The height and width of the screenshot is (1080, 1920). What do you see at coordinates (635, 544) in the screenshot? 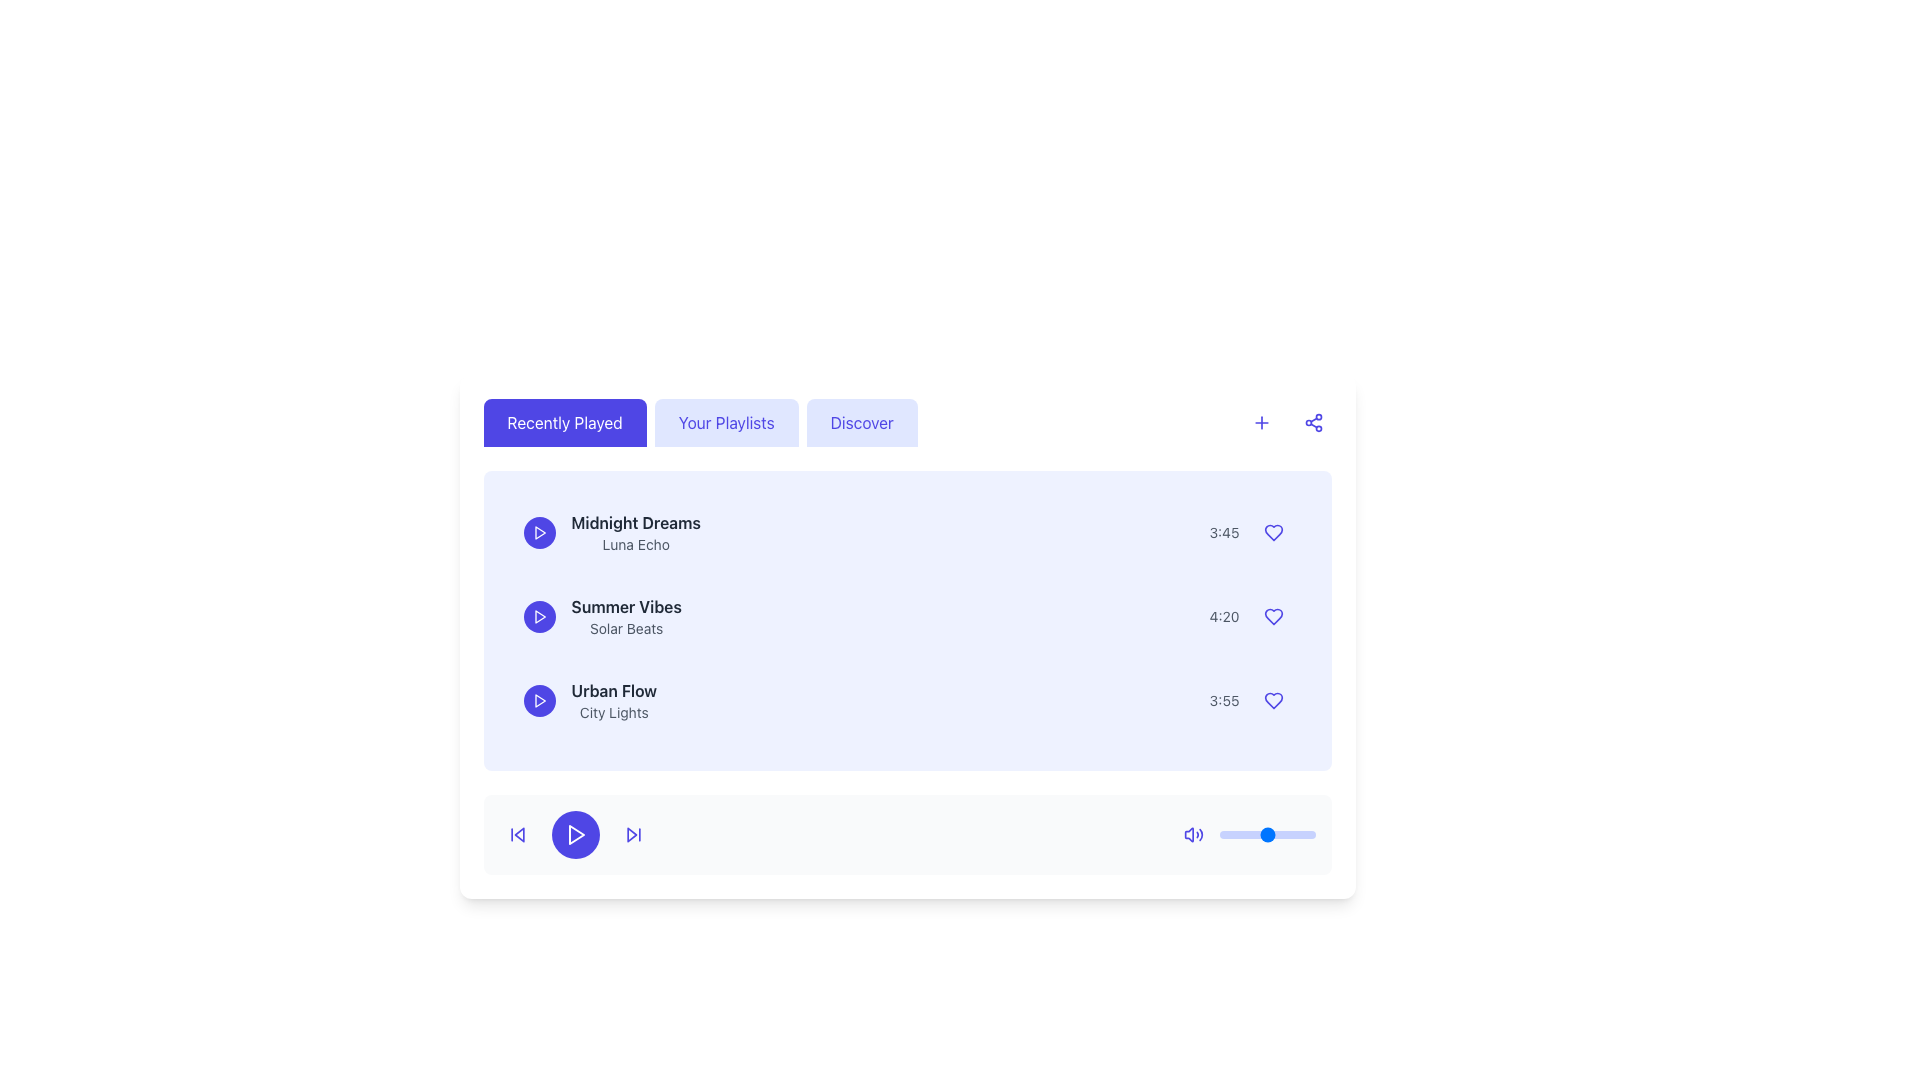
I see `the static text label displaying 'Luna Echo', which is styled in a smaller gray font and positioned directly beneath the bold text 'Midnight Dreams' in the 'Recently Played' tab of the media playlist interface` at bounding box center [635, 544].